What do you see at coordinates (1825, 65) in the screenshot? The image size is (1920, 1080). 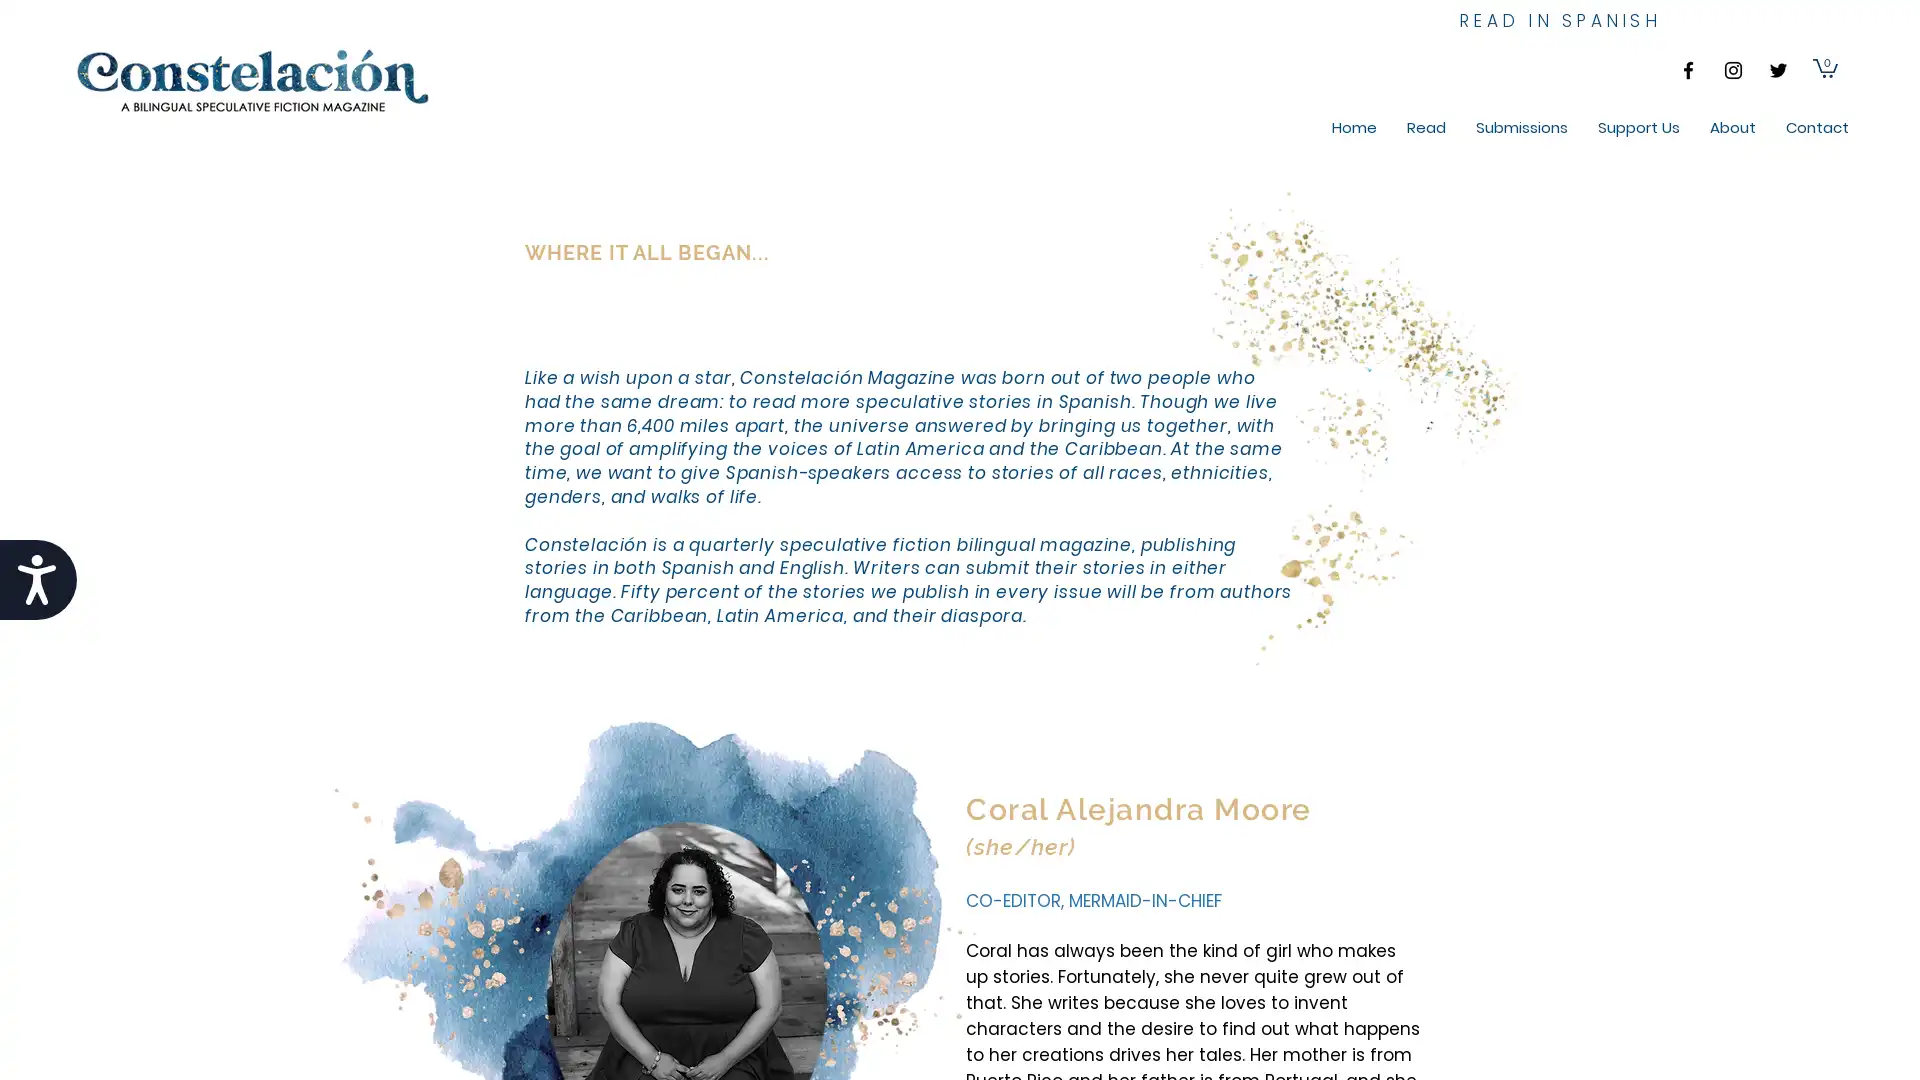 I see `Cart with 0 items` at bounding box center [1825, 65].